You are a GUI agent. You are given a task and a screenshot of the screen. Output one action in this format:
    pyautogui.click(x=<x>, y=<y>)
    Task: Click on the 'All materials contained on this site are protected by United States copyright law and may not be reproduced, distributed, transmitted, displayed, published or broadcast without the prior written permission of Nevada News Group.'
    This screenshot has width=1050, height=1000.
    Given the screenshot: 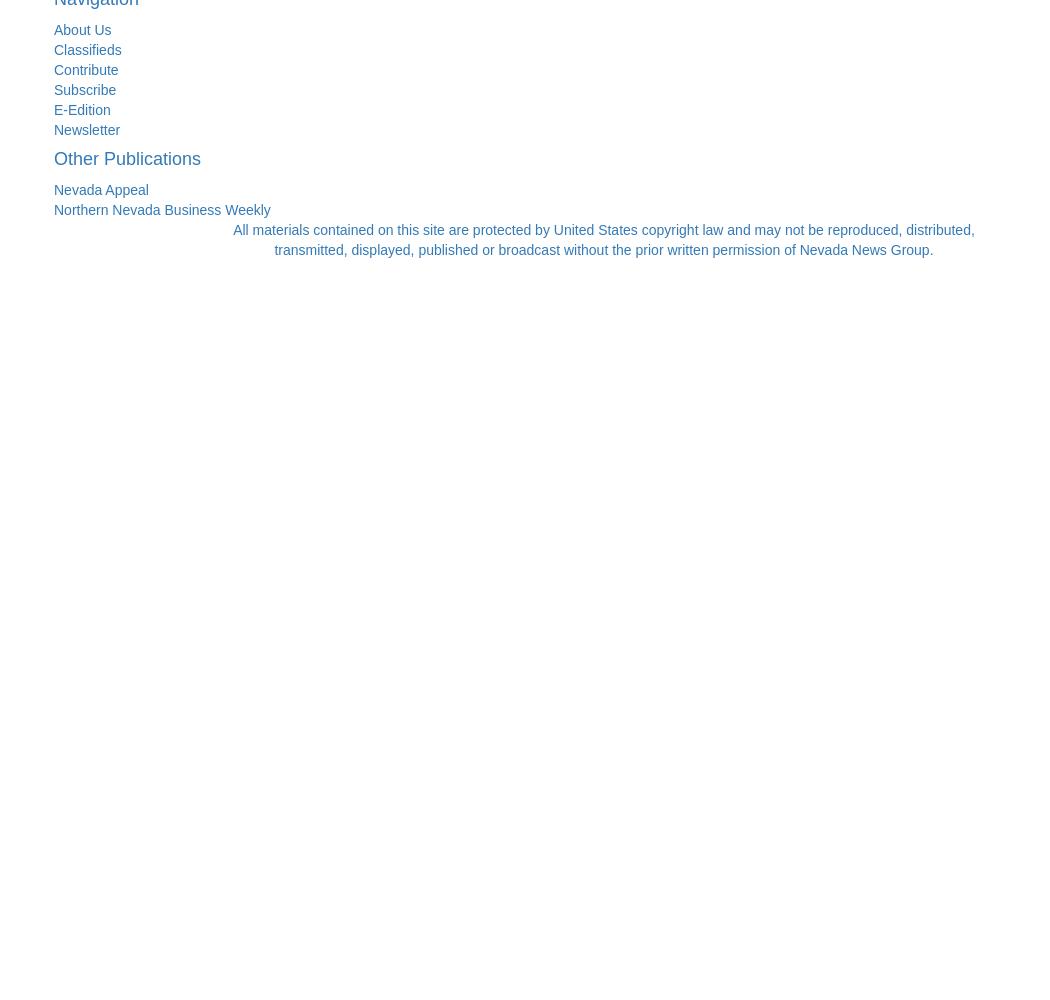 What is the action you would take?
    pyautogui.click(x=603, y=238)
    